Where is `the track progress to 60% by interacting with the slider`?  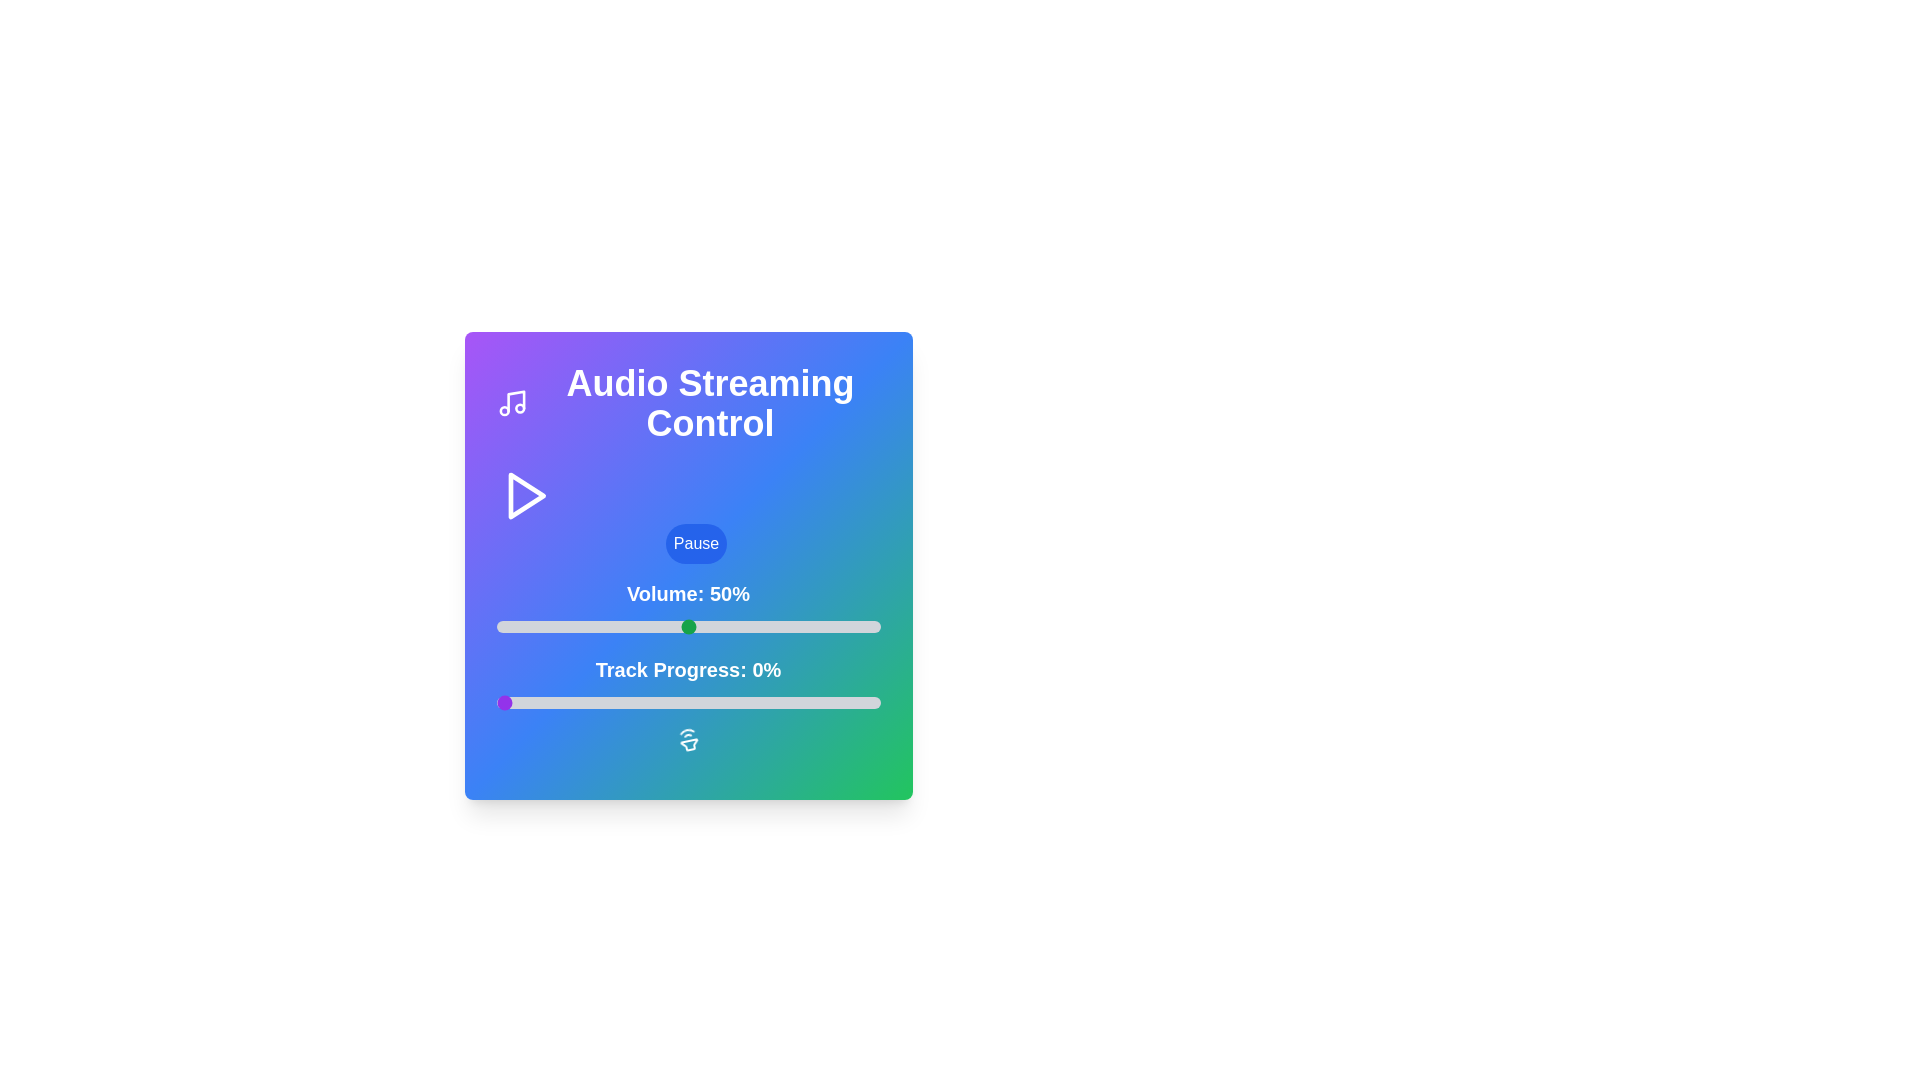
the track progress to 60% by interacting with the slider is located at coordinates (725, 701).